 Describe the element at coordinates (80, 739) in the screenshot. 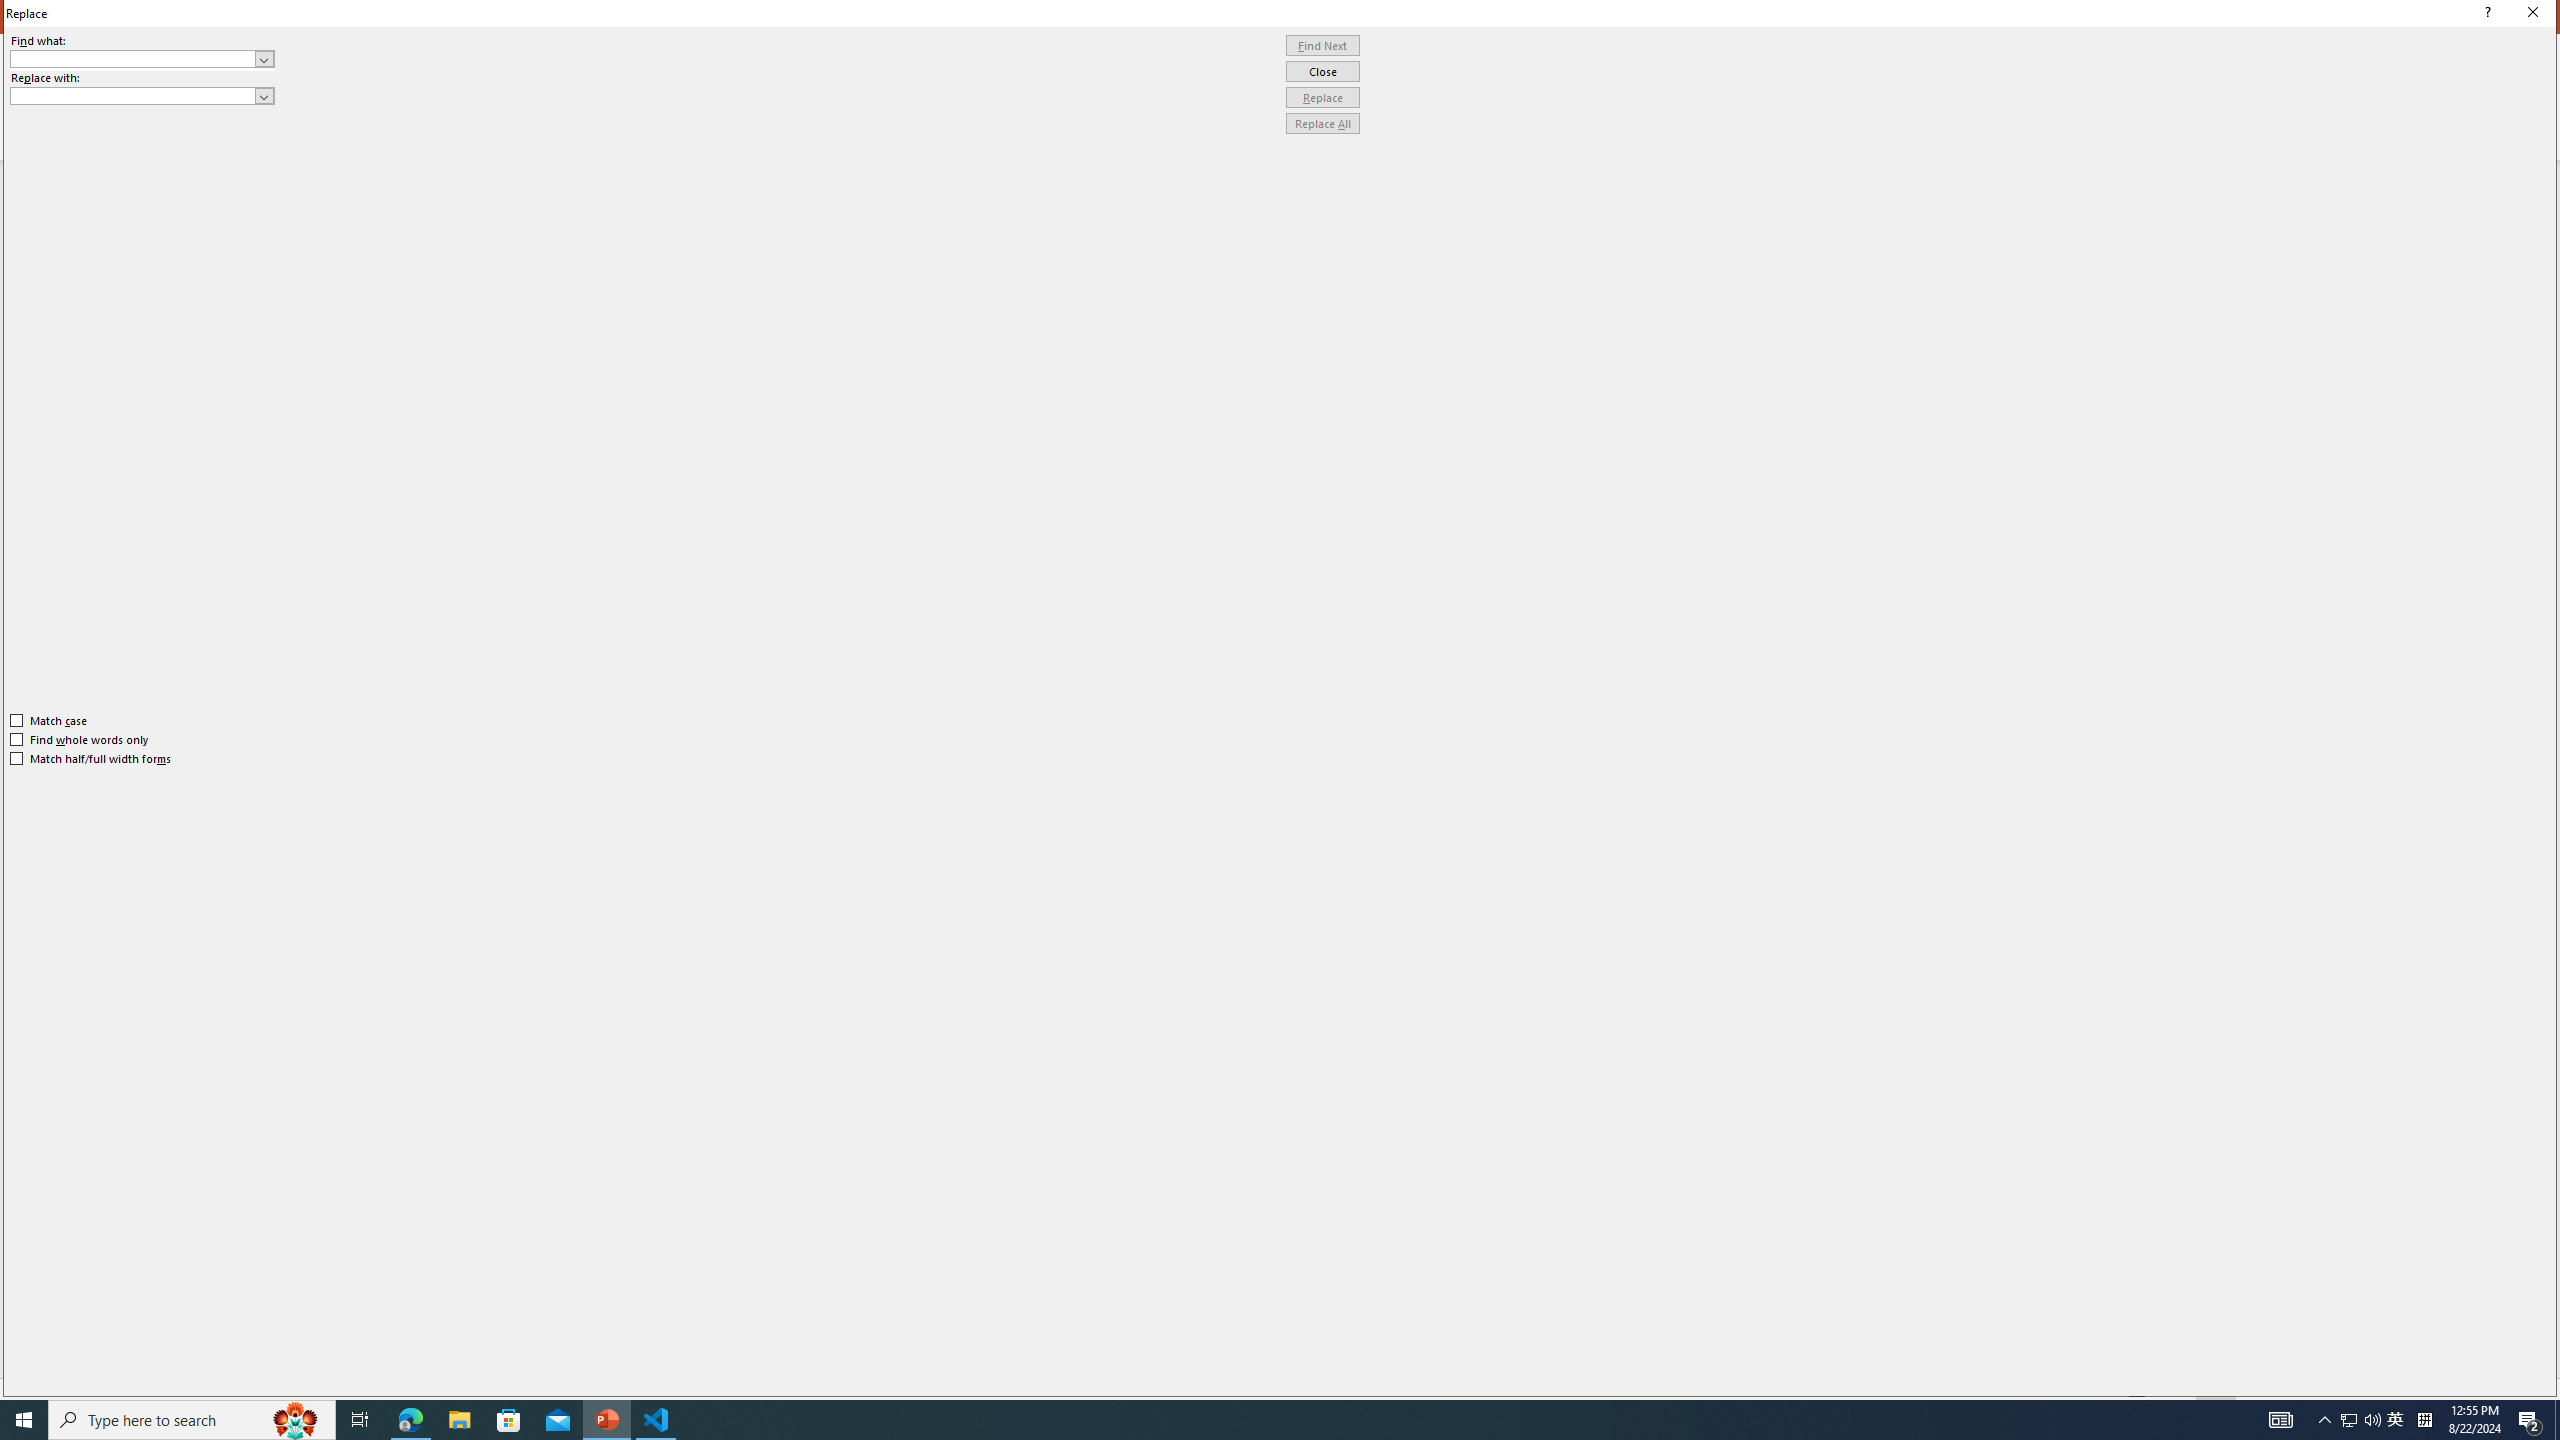

I see `'Find whole words only'` at that location.